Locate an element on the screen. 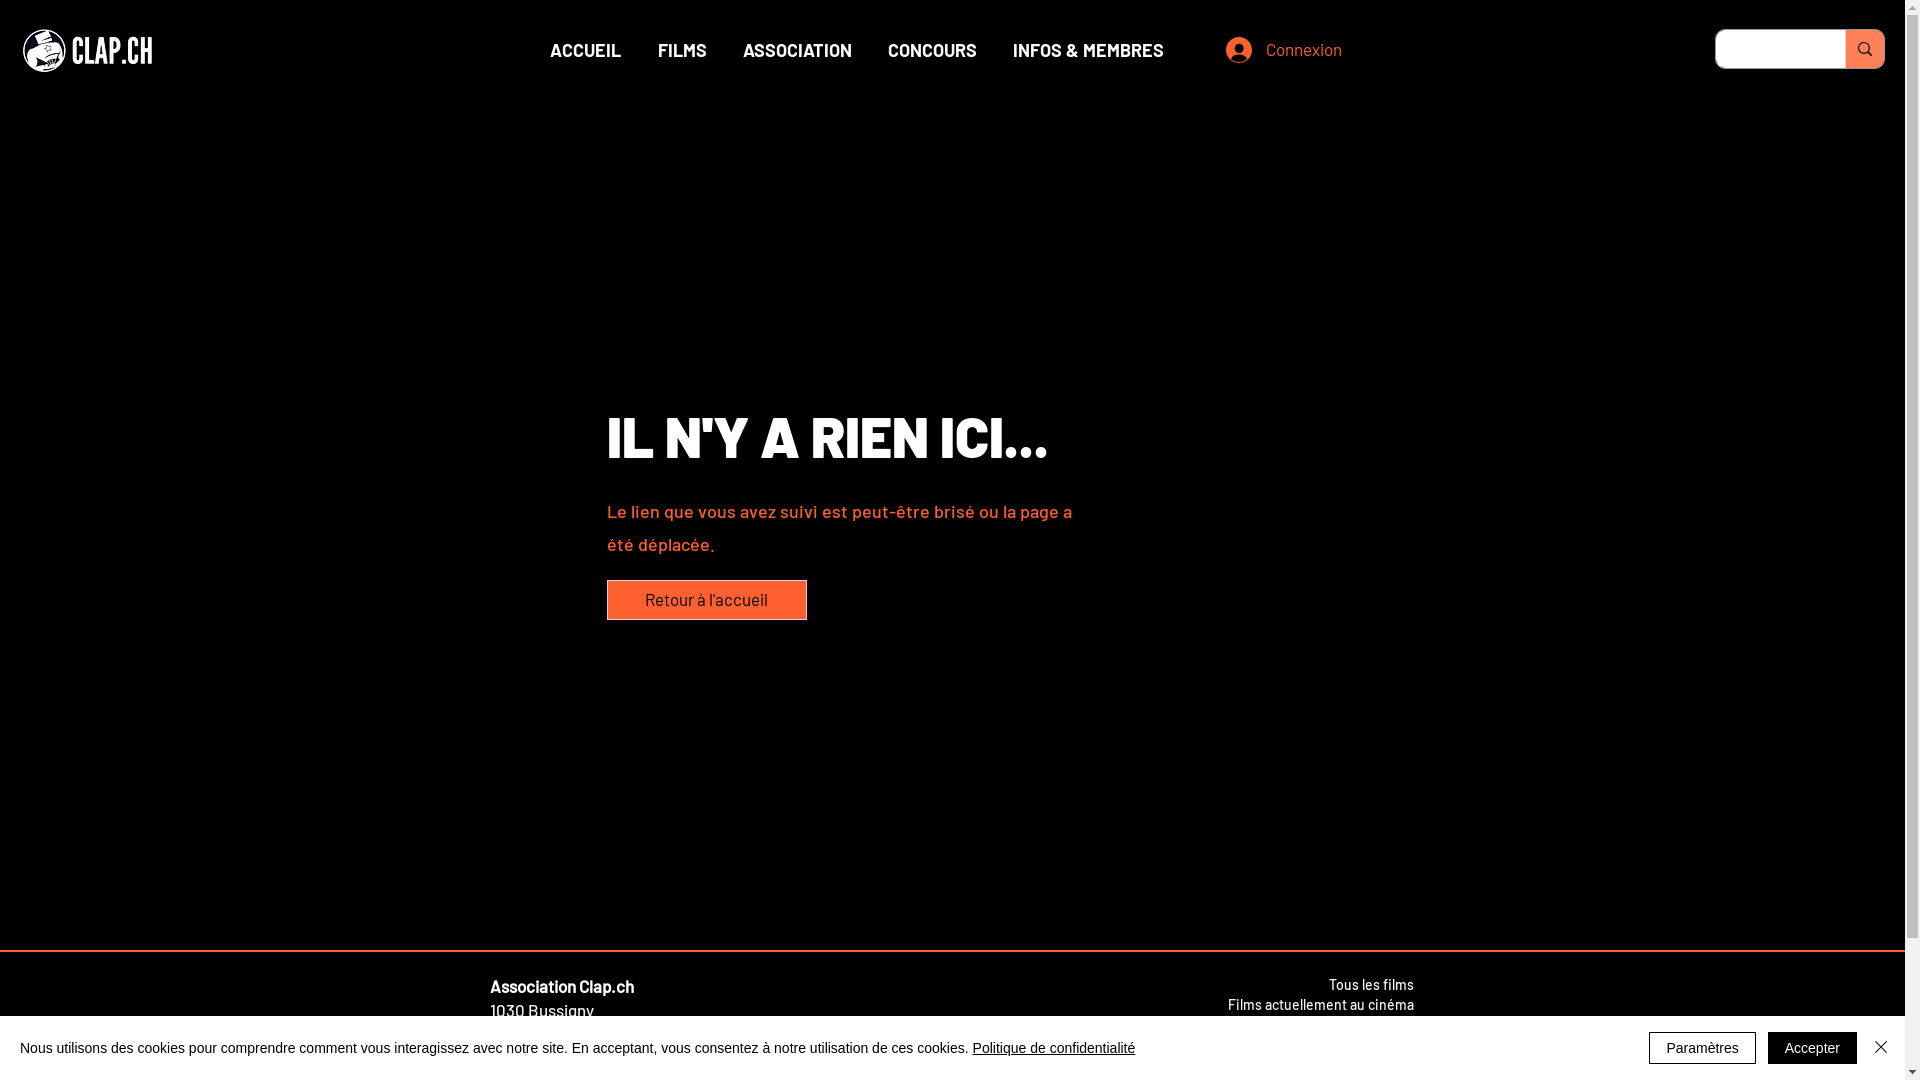 The height and width of the screenshot is (1080, 1920). 'ASSOCIATION' is located at coordinates (795, 49).